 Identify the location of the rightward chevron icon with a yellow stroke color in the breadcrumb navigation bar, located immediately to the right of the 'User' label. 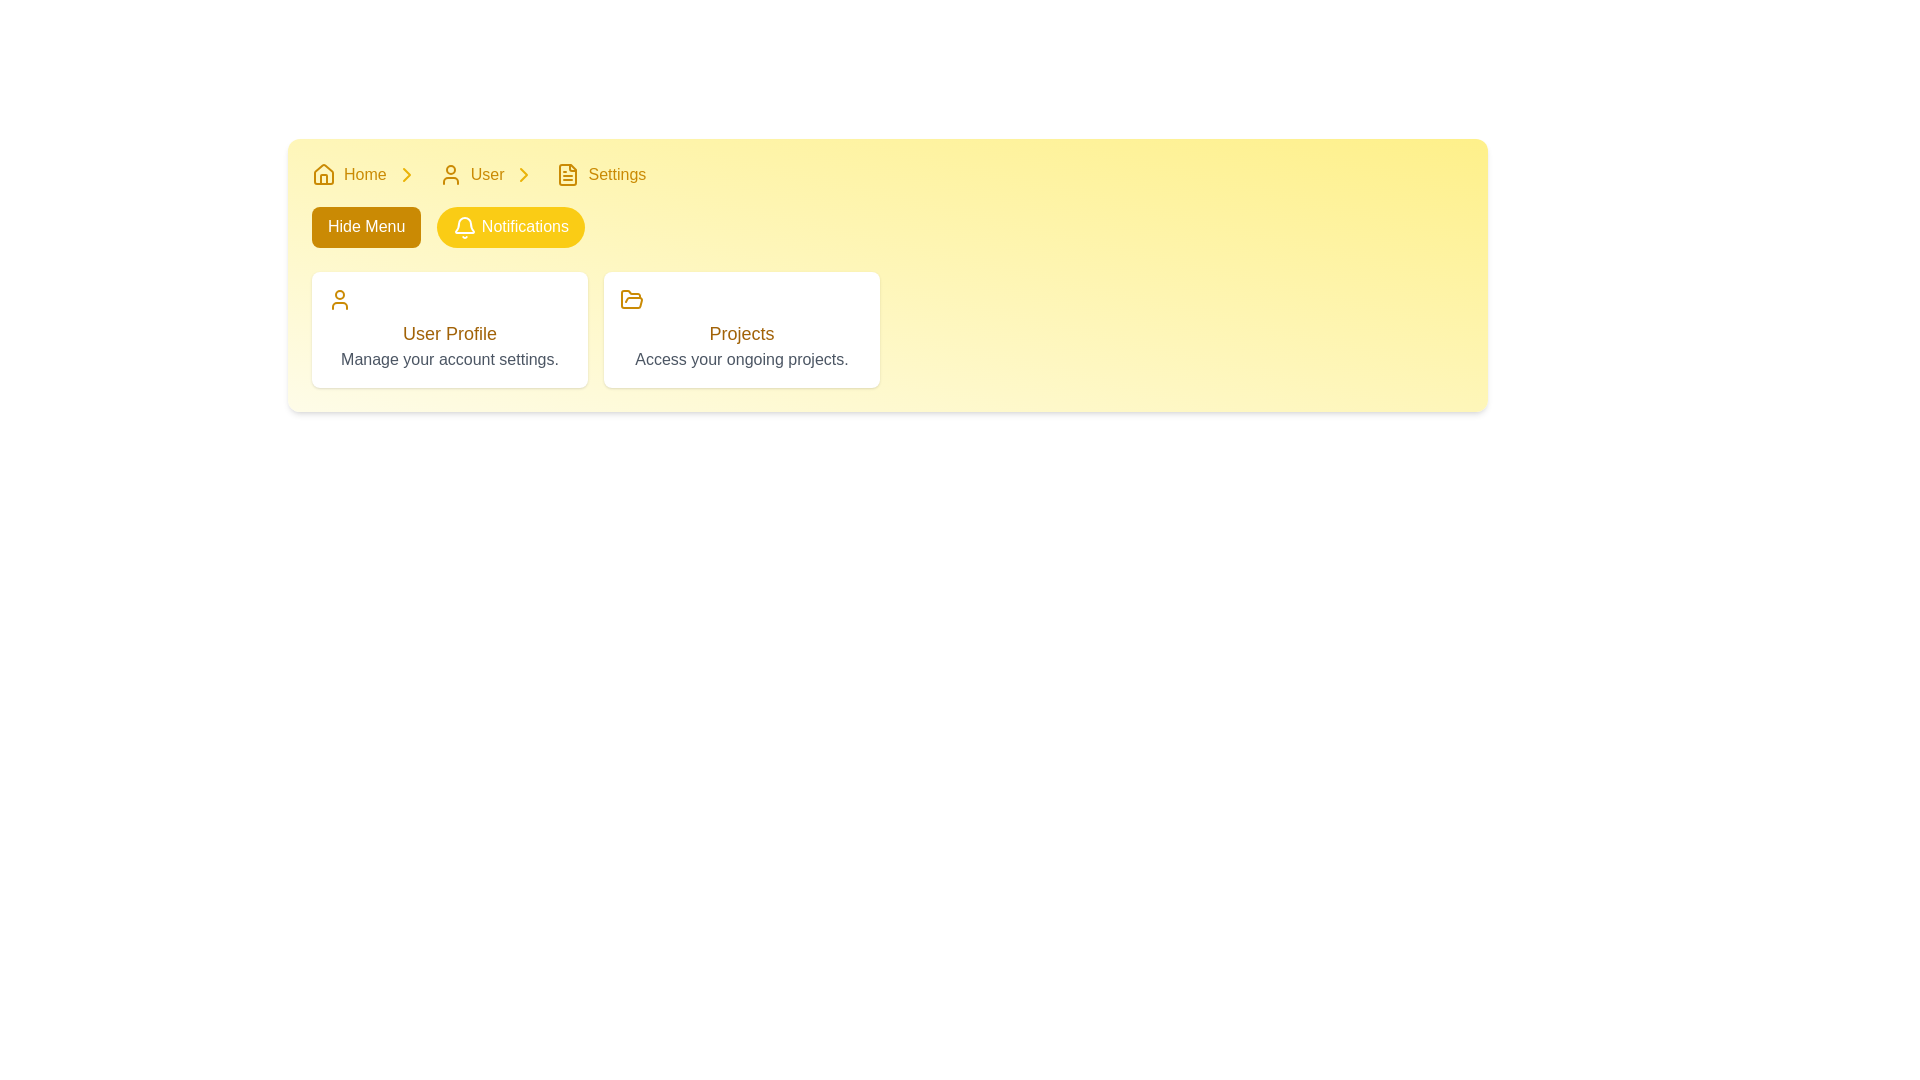
(524, 173).